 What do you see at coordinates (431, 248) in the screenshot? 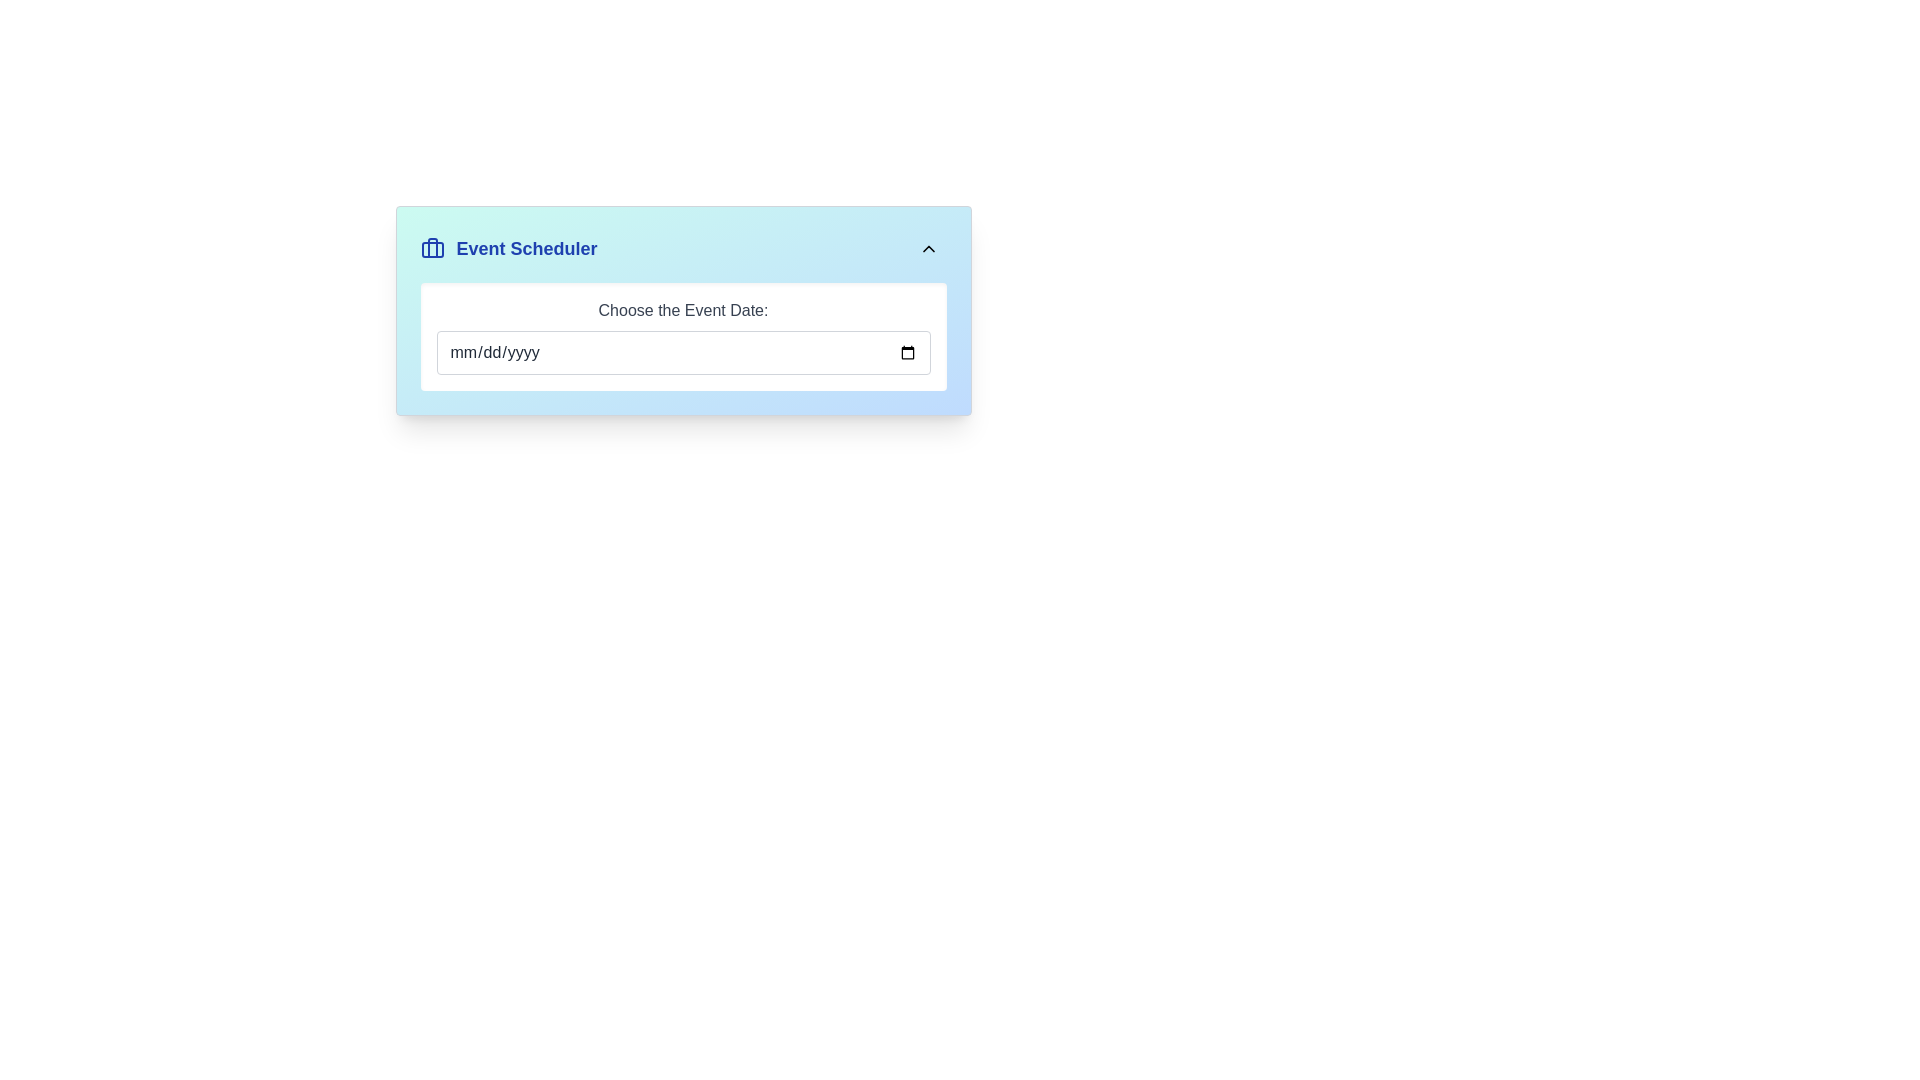
I see `the briefcase icon located to the left of the bold text 'Event Scheduler'` at bounding box center [431, 248].